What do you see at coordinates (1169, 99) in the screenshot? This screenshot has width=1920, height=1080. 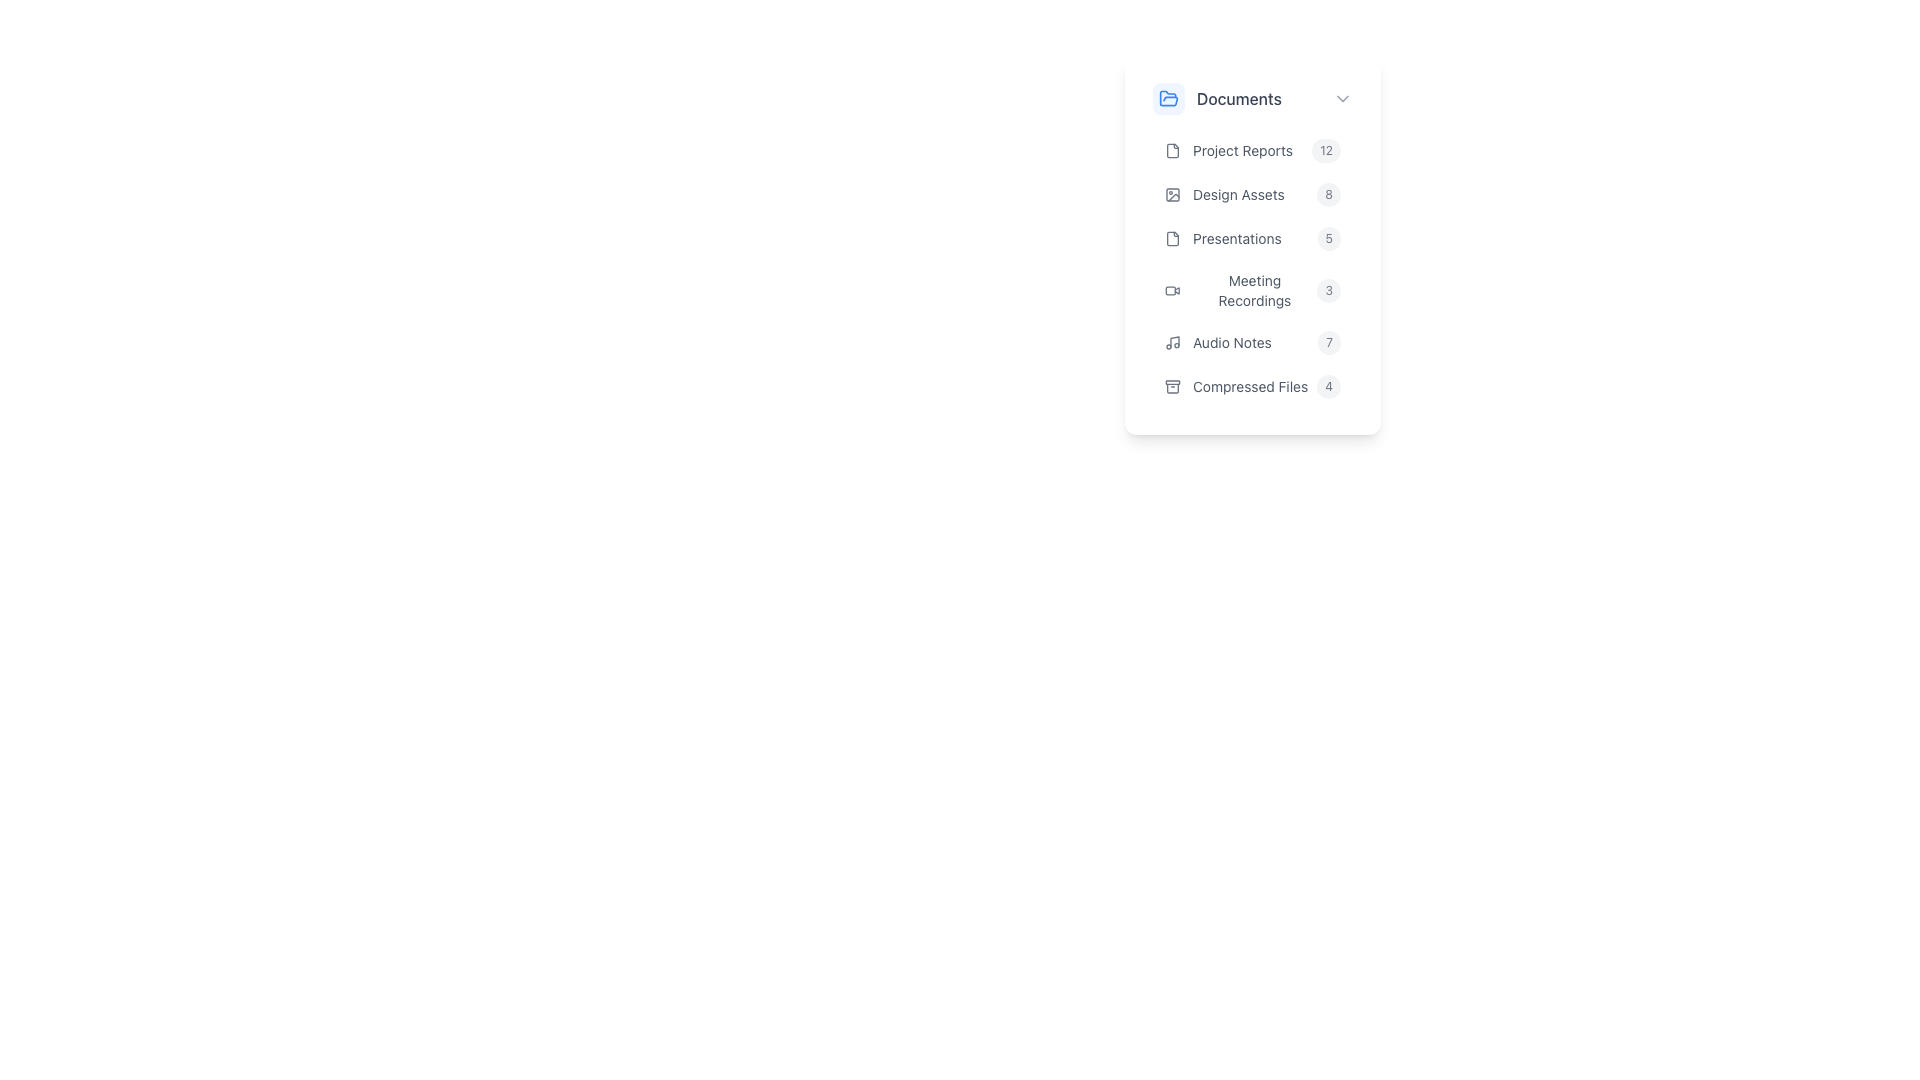 I see `the folder icon located above the 'Documents' text, which is within a light blue background on the card labeled 'Documents'` at bounding box center [1169, 99].